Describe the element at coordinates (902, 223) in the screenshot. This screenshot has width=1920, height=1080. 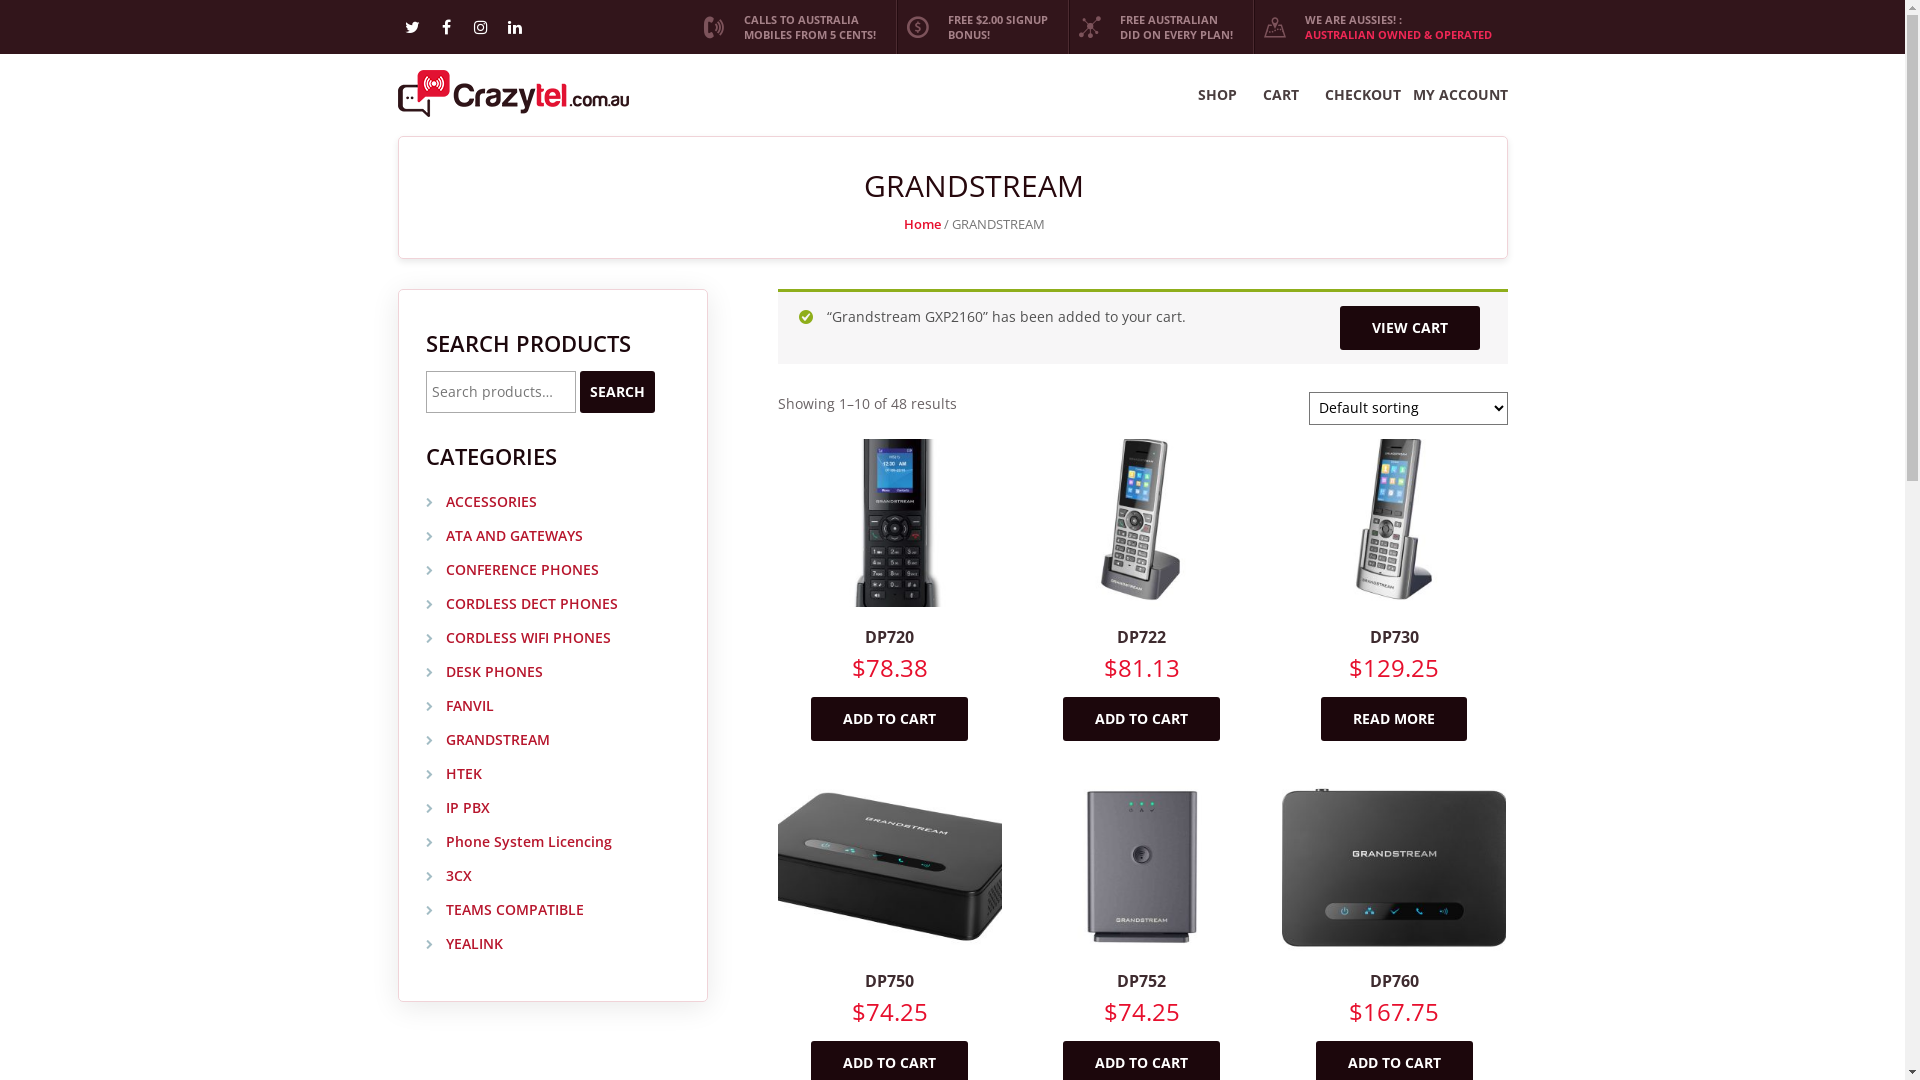
I see `'Home'` at that location.